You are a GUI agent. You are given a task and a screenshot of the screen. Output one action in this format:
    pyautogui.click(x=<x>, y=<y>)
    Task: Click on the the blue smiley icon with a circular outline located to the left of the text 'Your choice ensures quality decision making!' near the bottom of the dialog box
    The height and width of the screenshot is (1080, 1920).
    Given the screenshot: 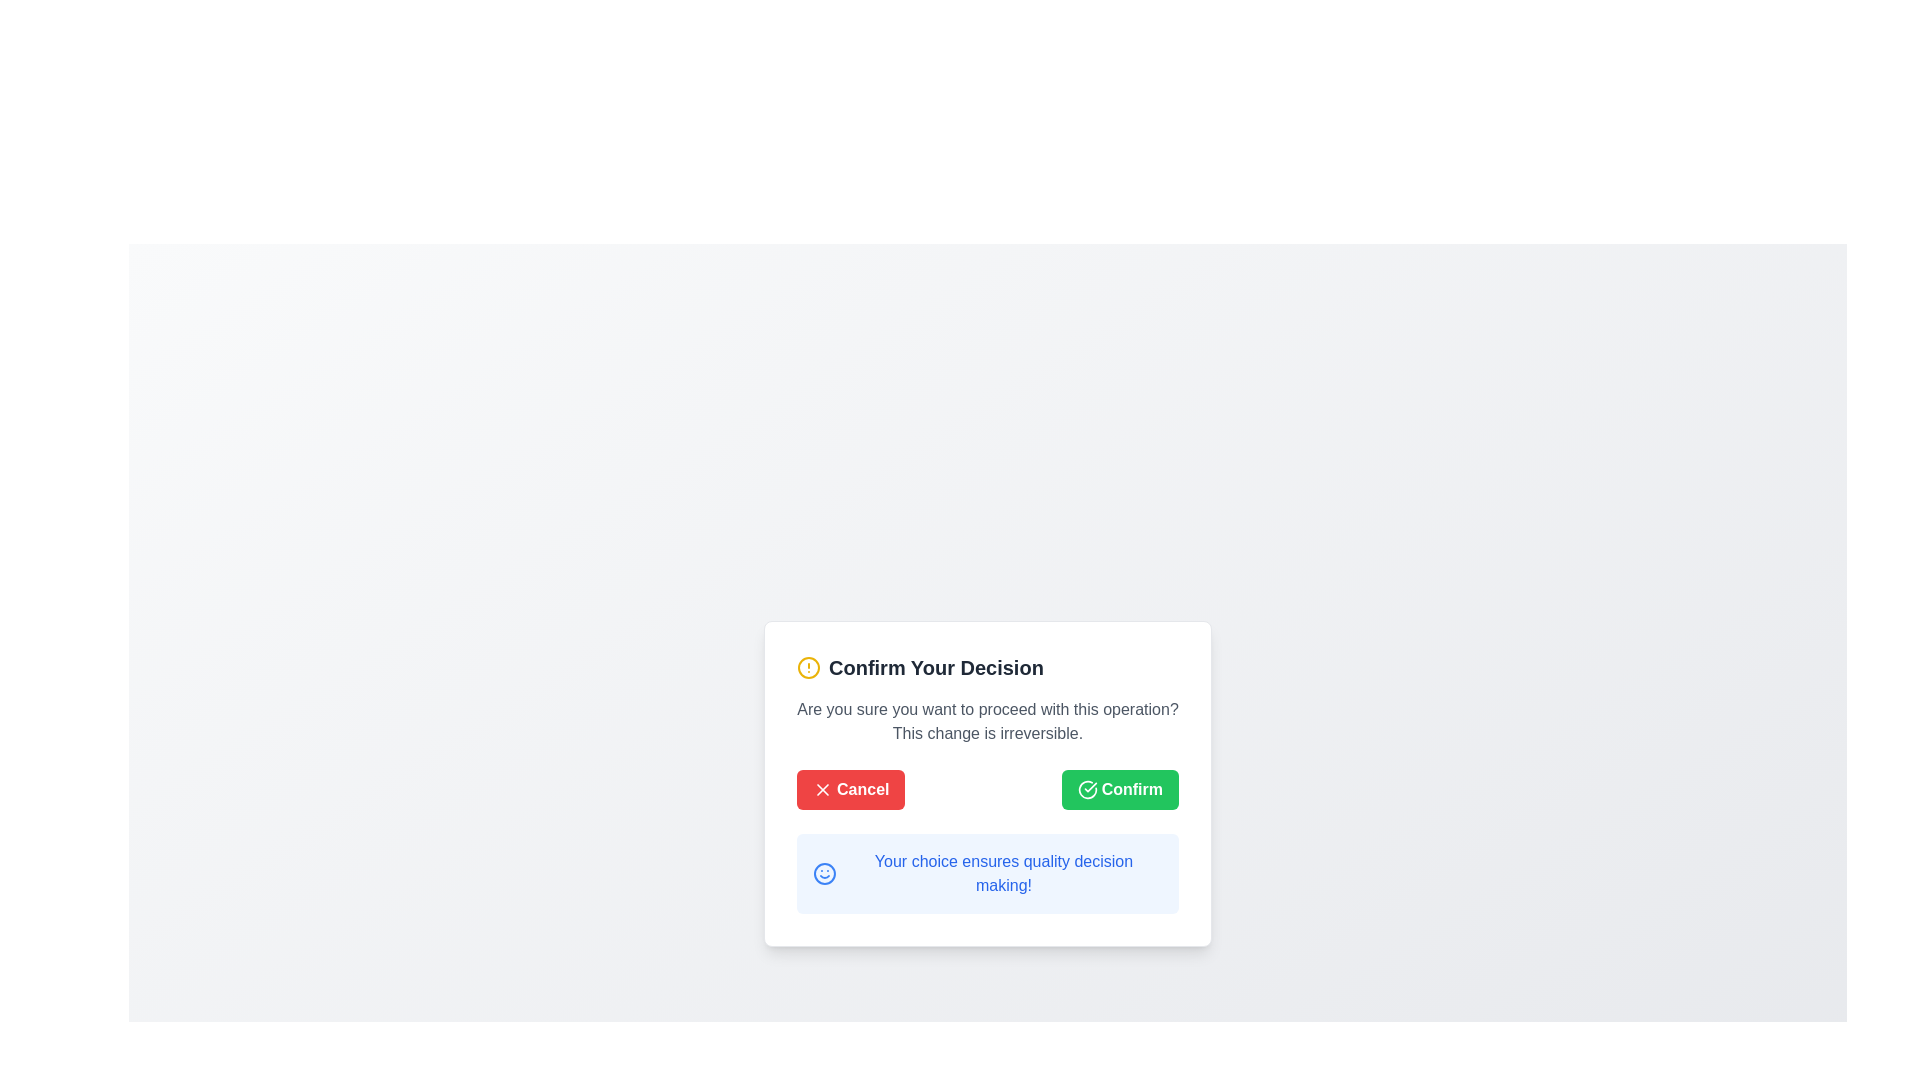 What is the action you would take?
    pyautogui.click(x=825, y=873)
    